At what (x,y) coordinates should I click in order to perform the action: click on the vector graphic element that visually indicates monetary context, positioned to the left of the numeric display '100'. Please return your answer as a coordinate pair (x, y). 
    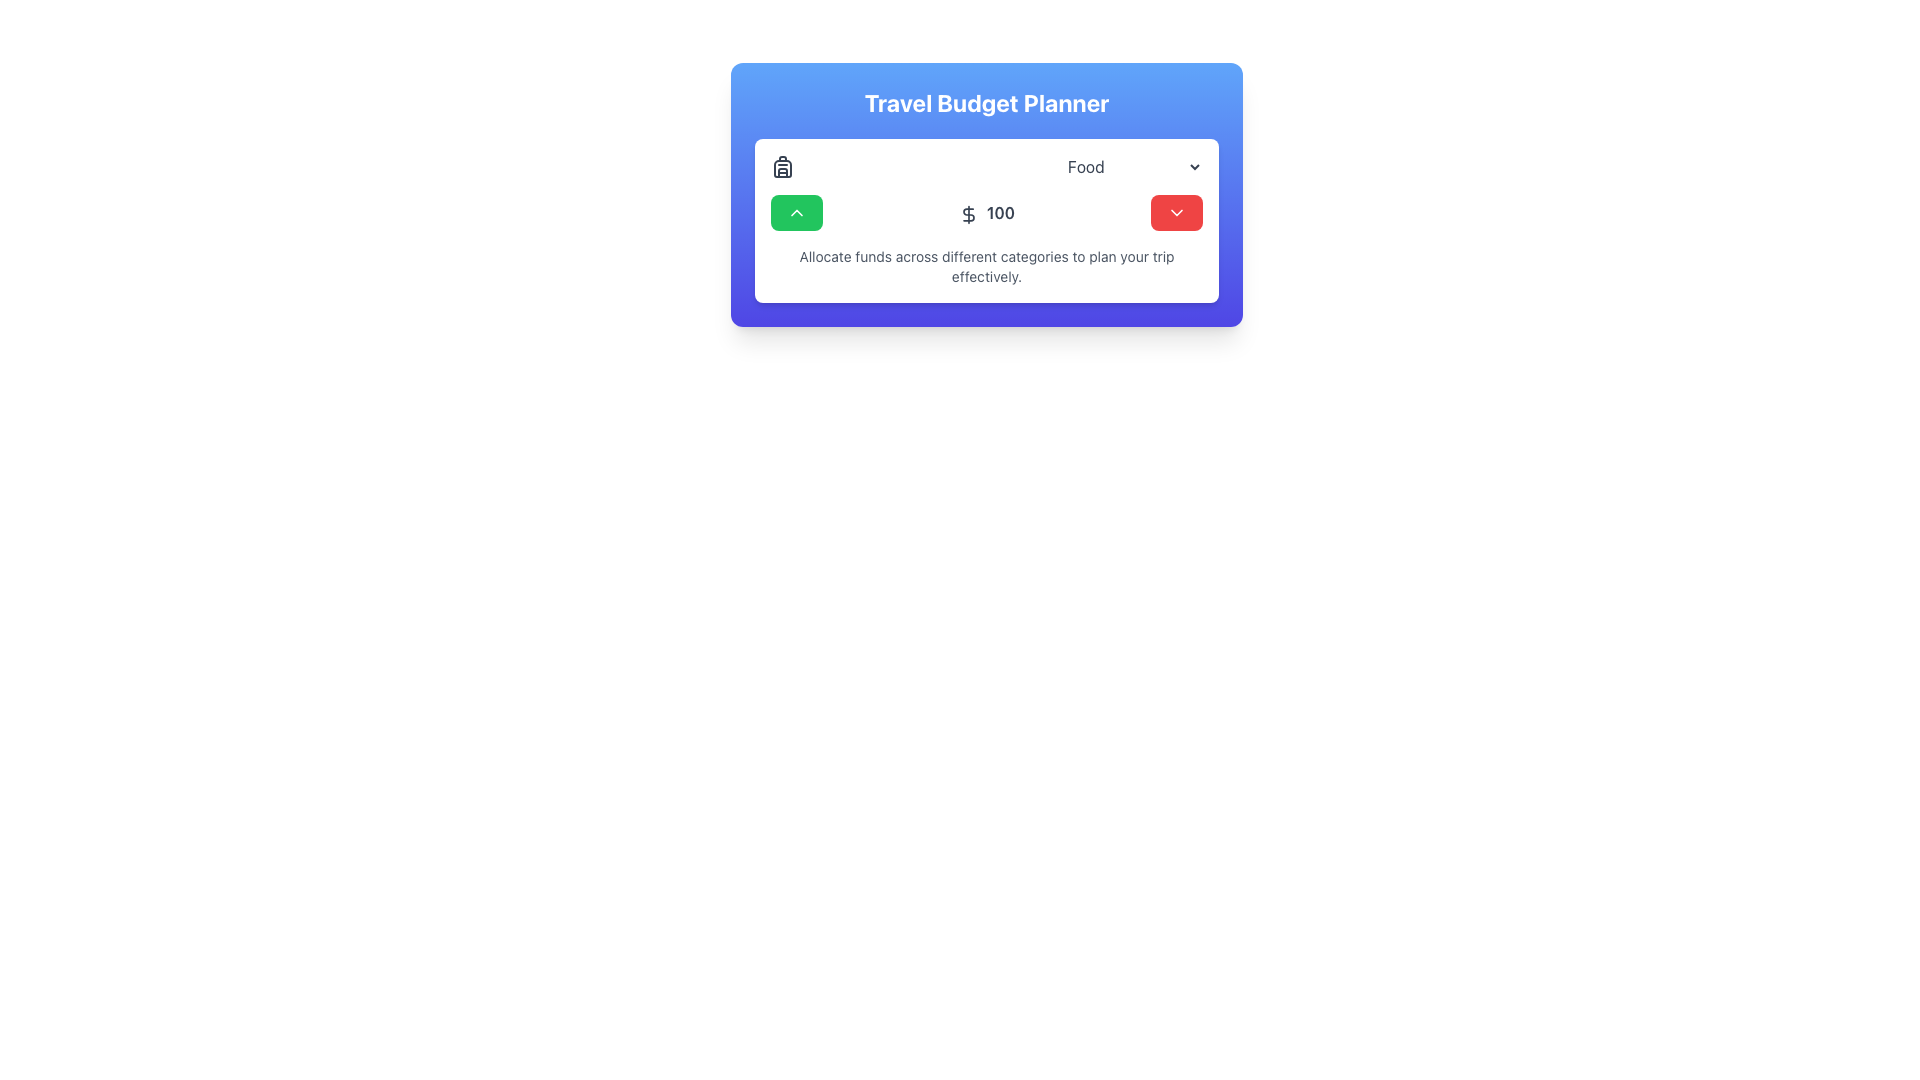
    Looking at the image, I should click on (968, 214).